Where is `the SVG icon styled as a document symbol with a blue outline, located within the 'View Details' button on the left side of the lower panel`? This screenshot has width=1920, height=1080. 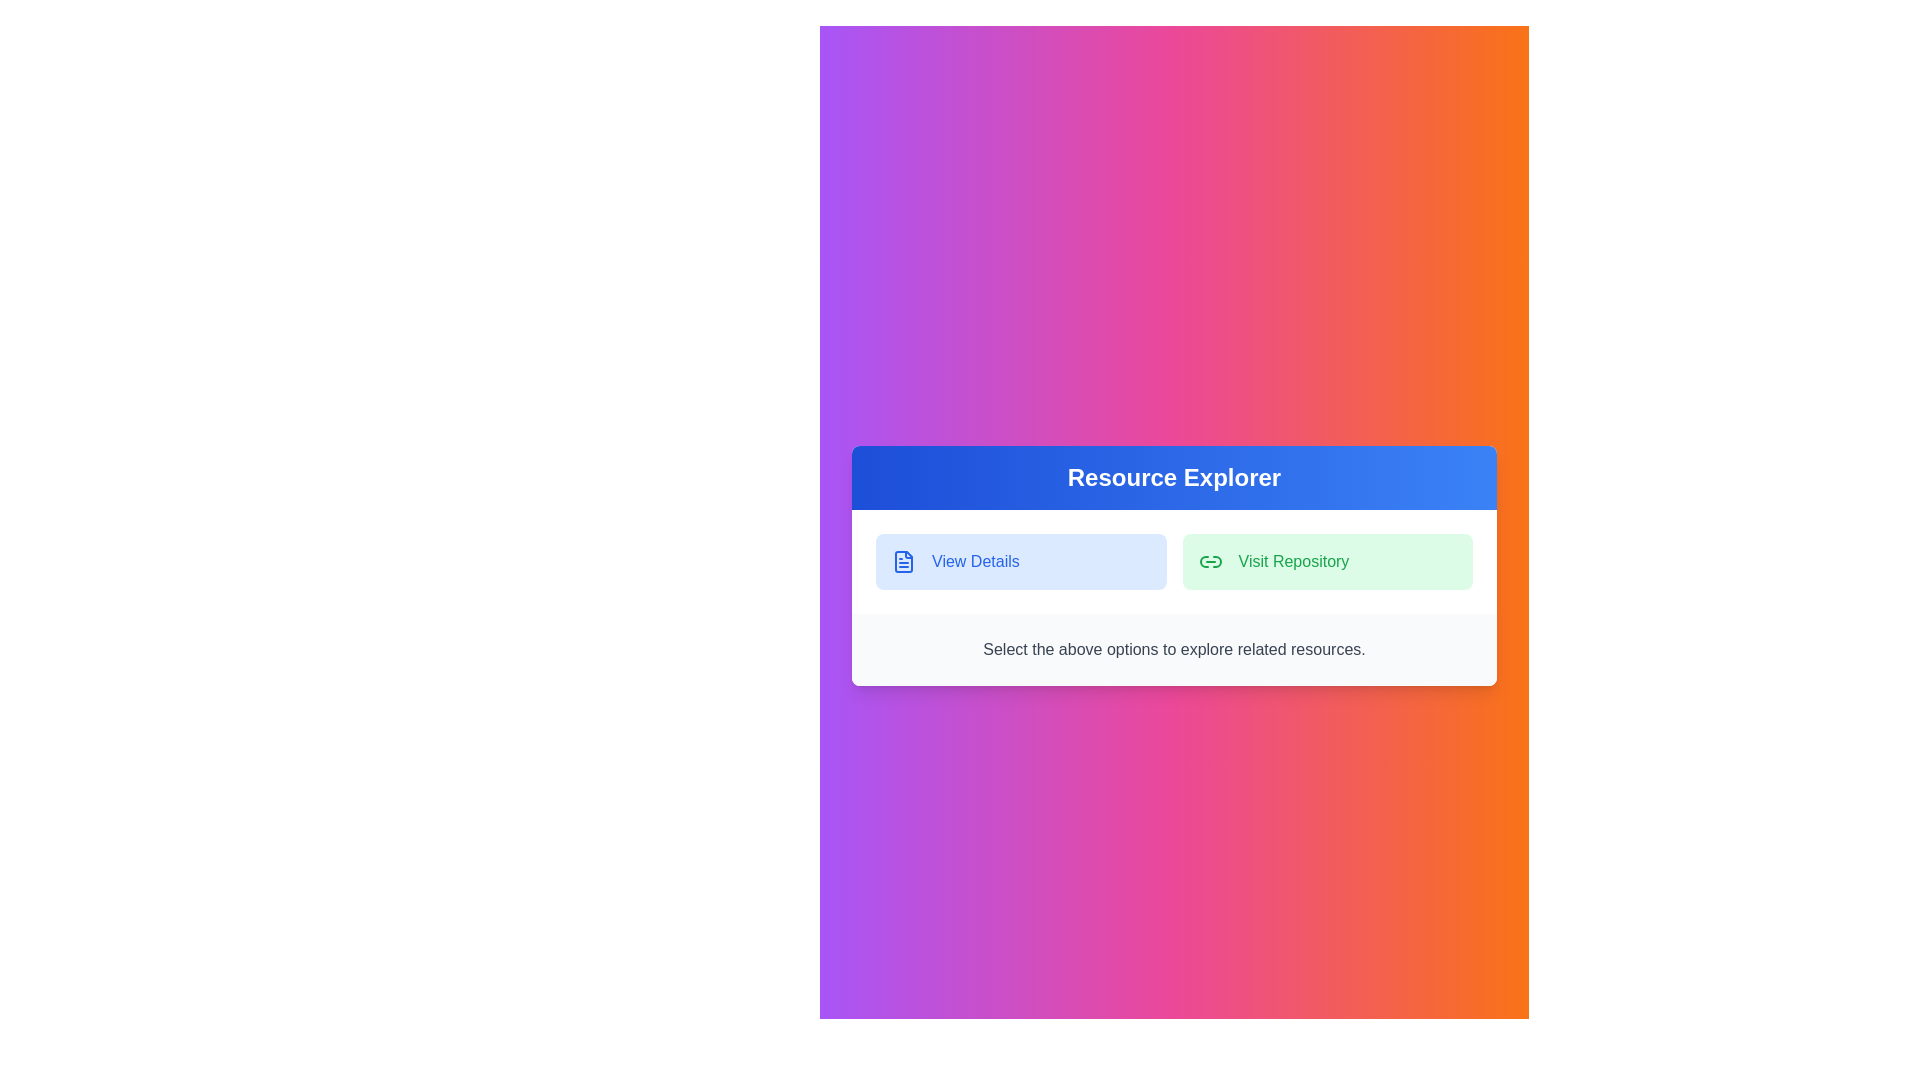
the SVG icon styled as a document symbol with a blue outline, located within the 'View Details' button on the left side of the lower panel is located at coordinates (902, 562).